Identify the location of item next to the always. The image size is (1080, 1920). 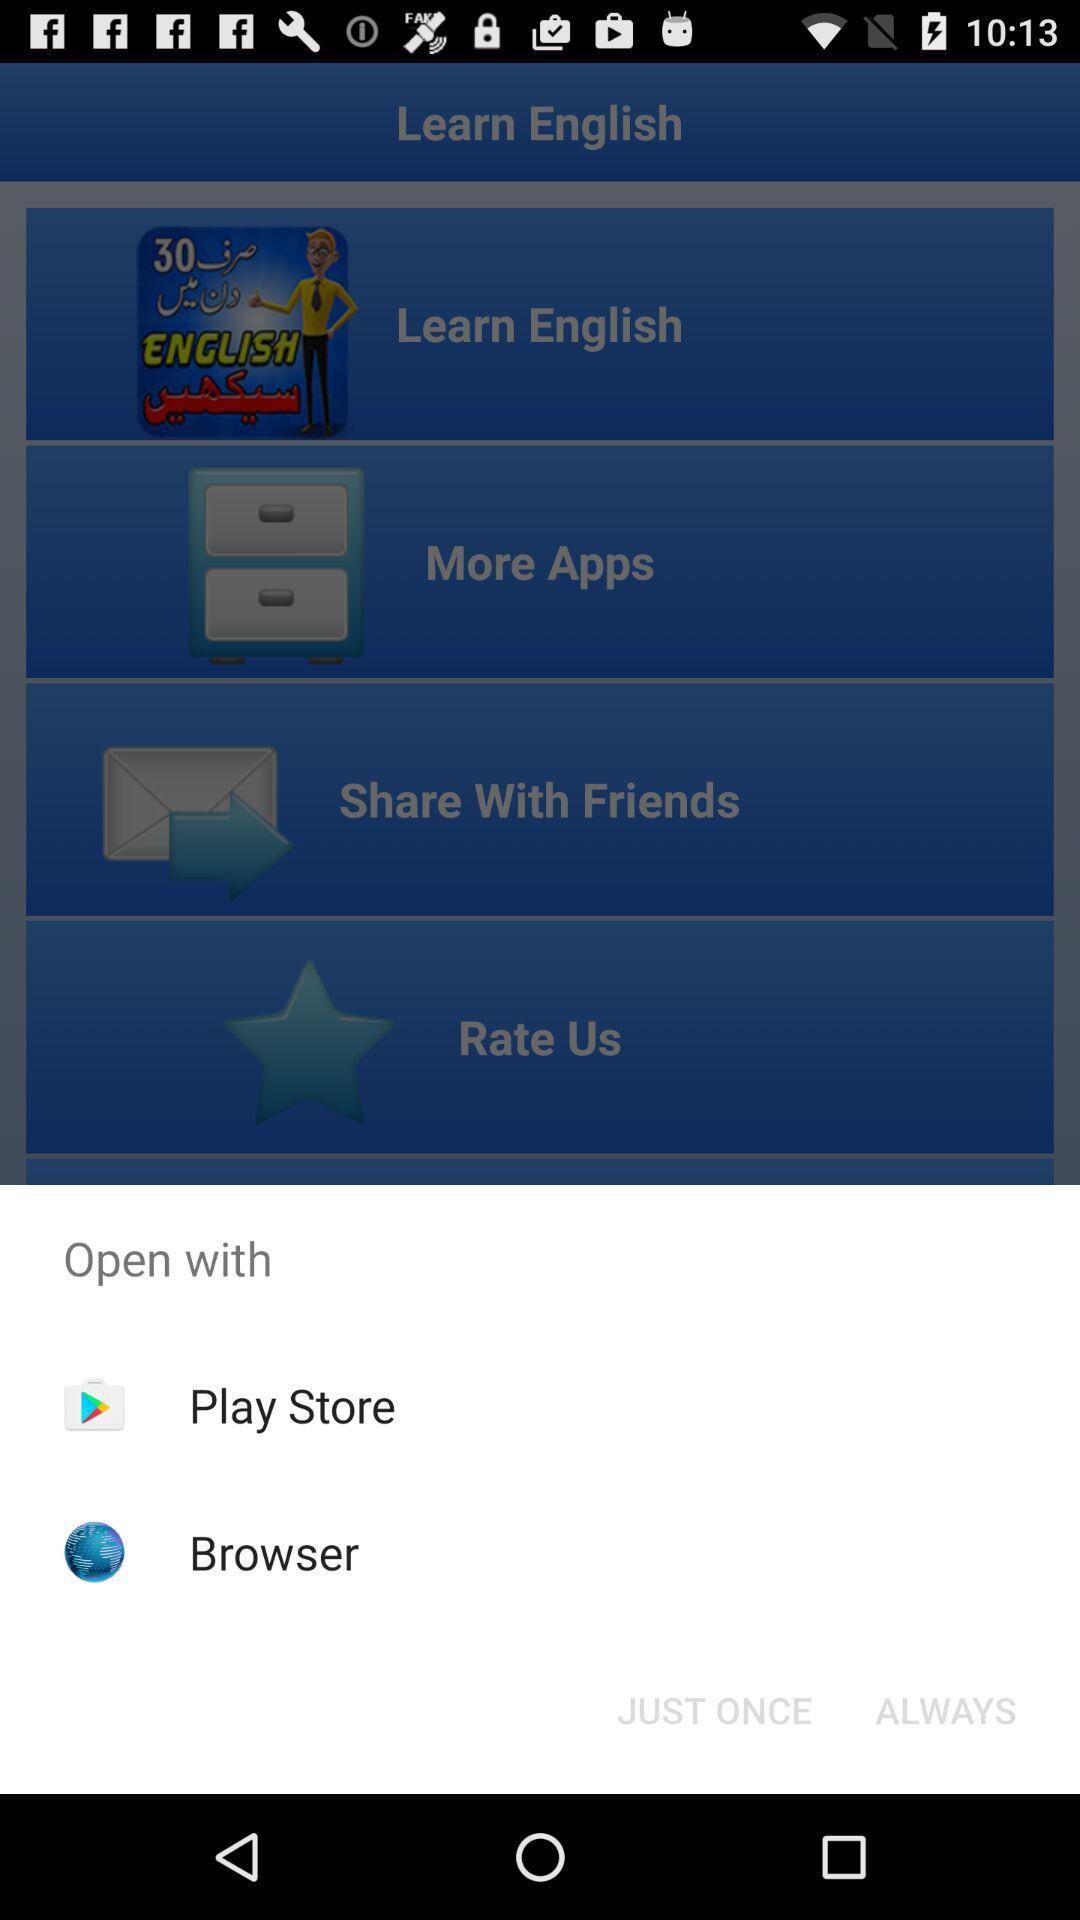
(713, 1708).